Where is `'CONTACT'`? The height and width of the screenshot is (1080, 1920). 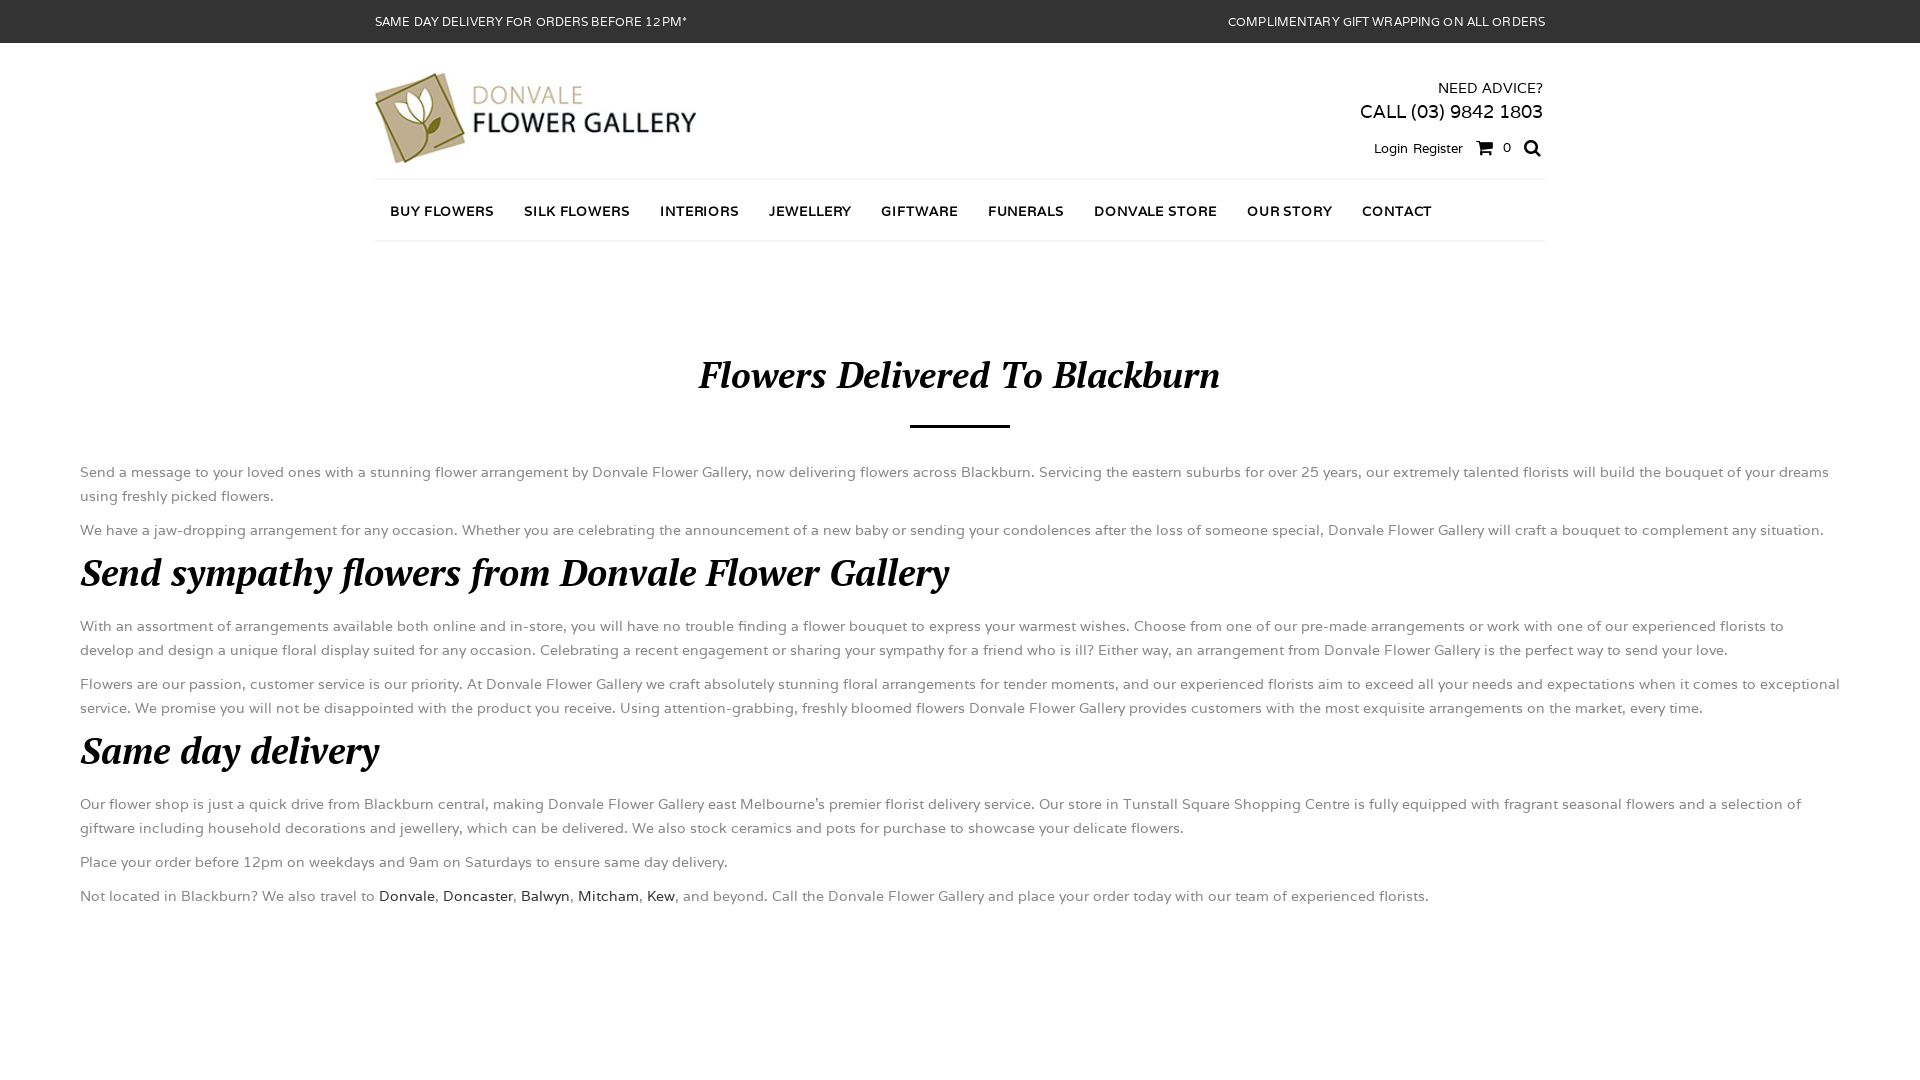
'CONTACT' is located at coordinates (1395, 211).